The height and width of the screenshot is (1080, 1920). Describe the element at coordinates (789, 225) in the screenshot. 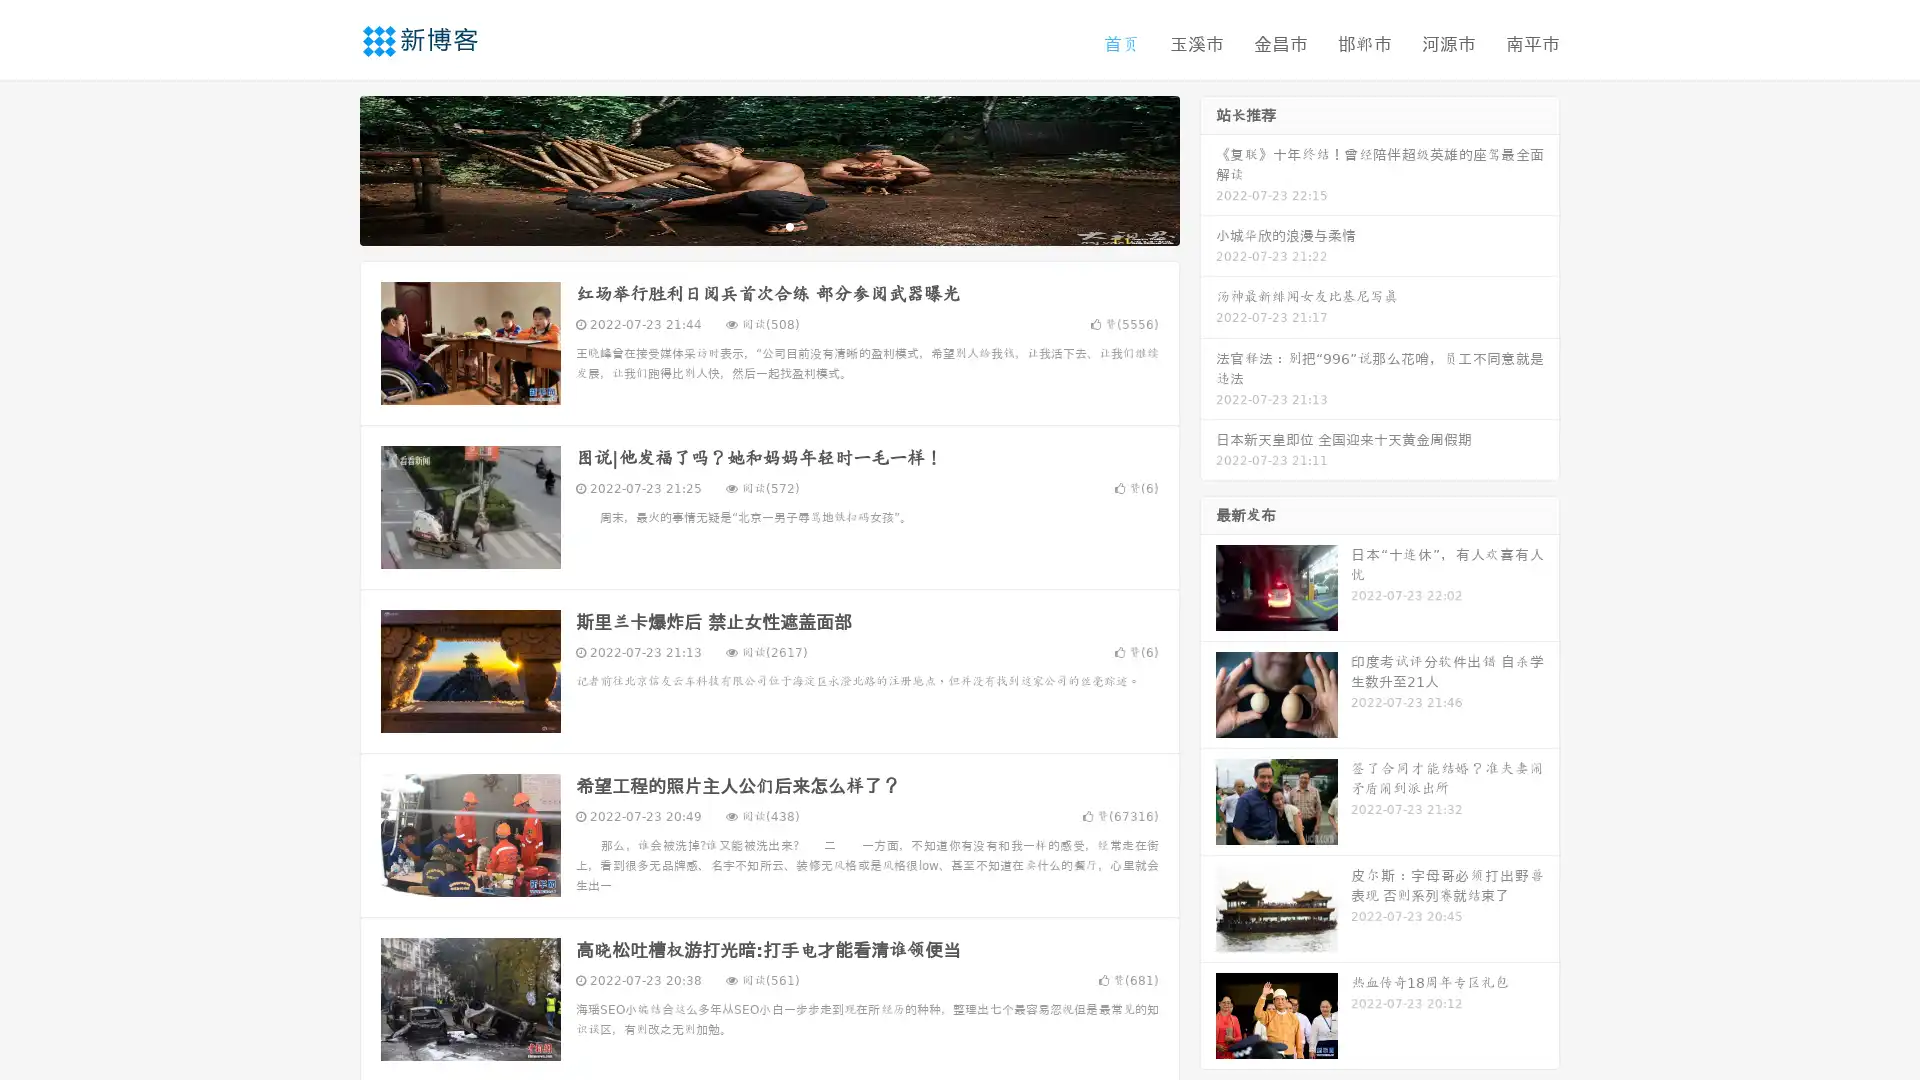

I see `Go to slide 3` at that location.